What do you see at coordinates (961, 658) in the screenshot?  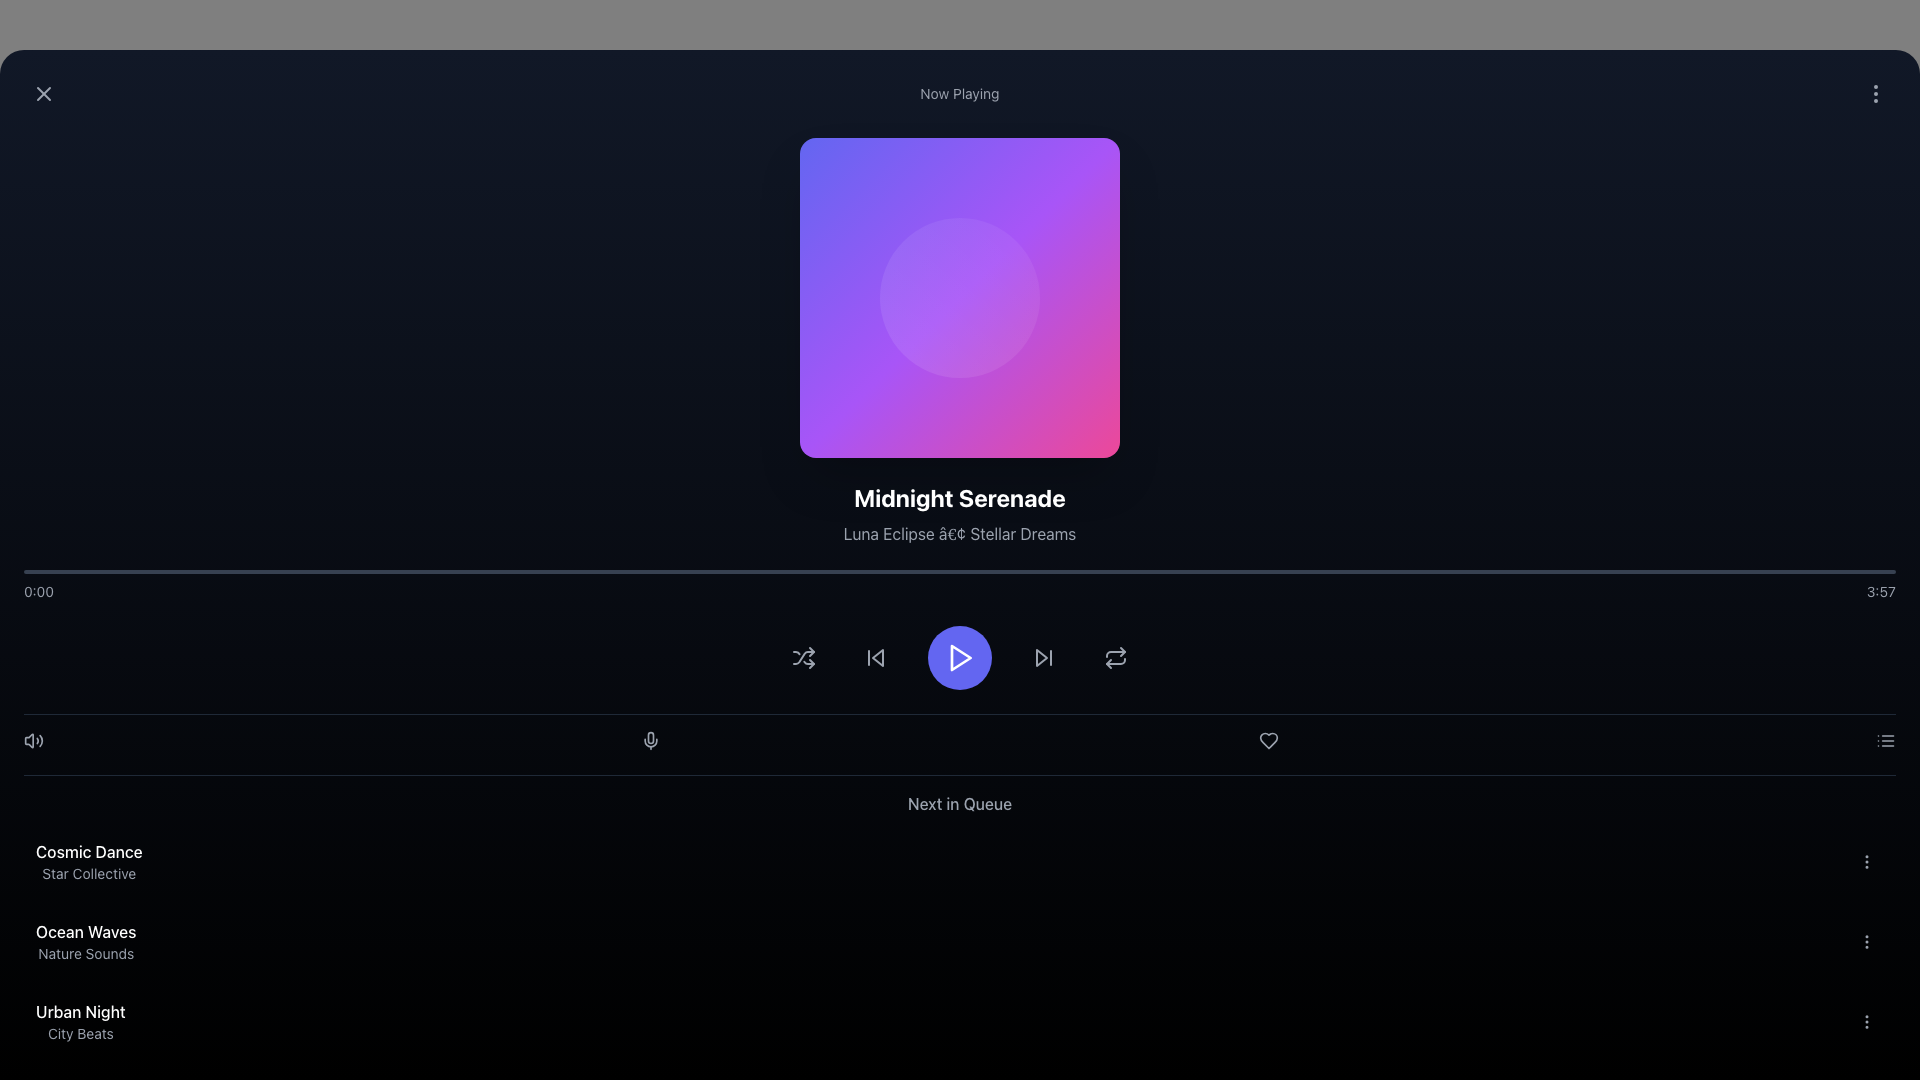 I see `the triangular play icon embedded within the circular button located in the middle of the playback controls section to play or pause the playback` at bounding box center [961, 658].